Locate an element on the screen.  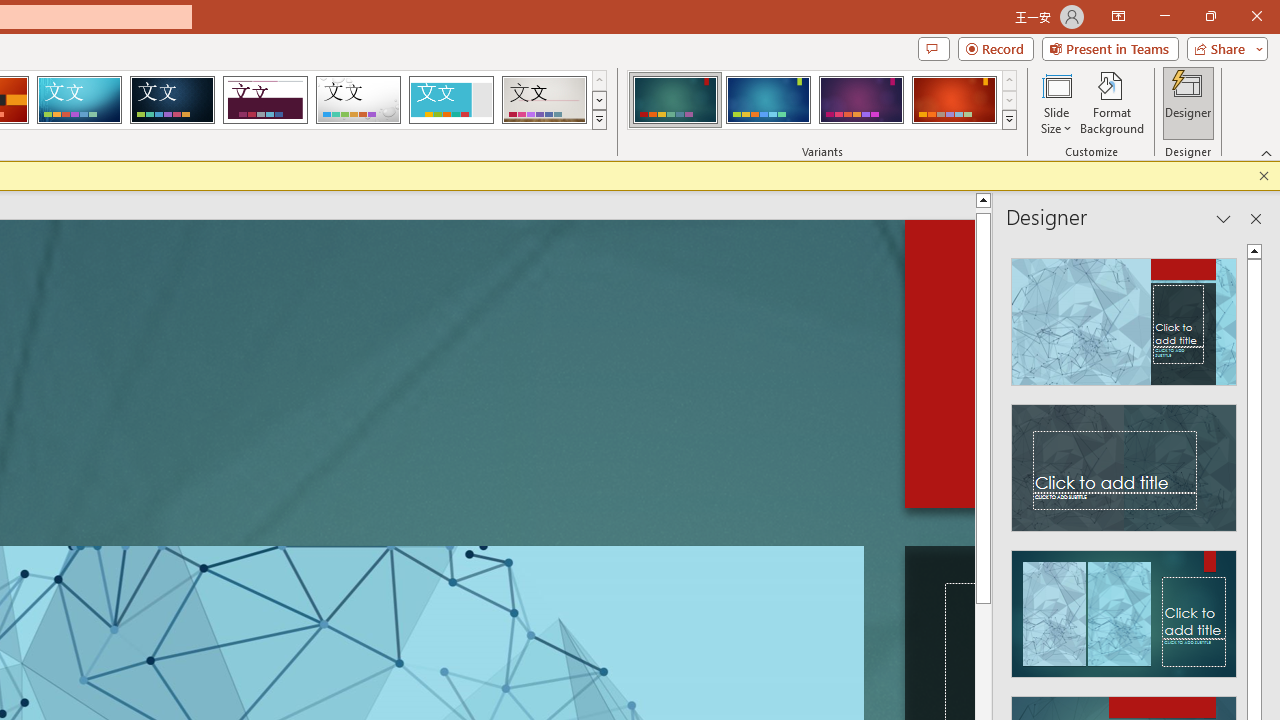
'Droplet' is located at coordinates (358, 100).